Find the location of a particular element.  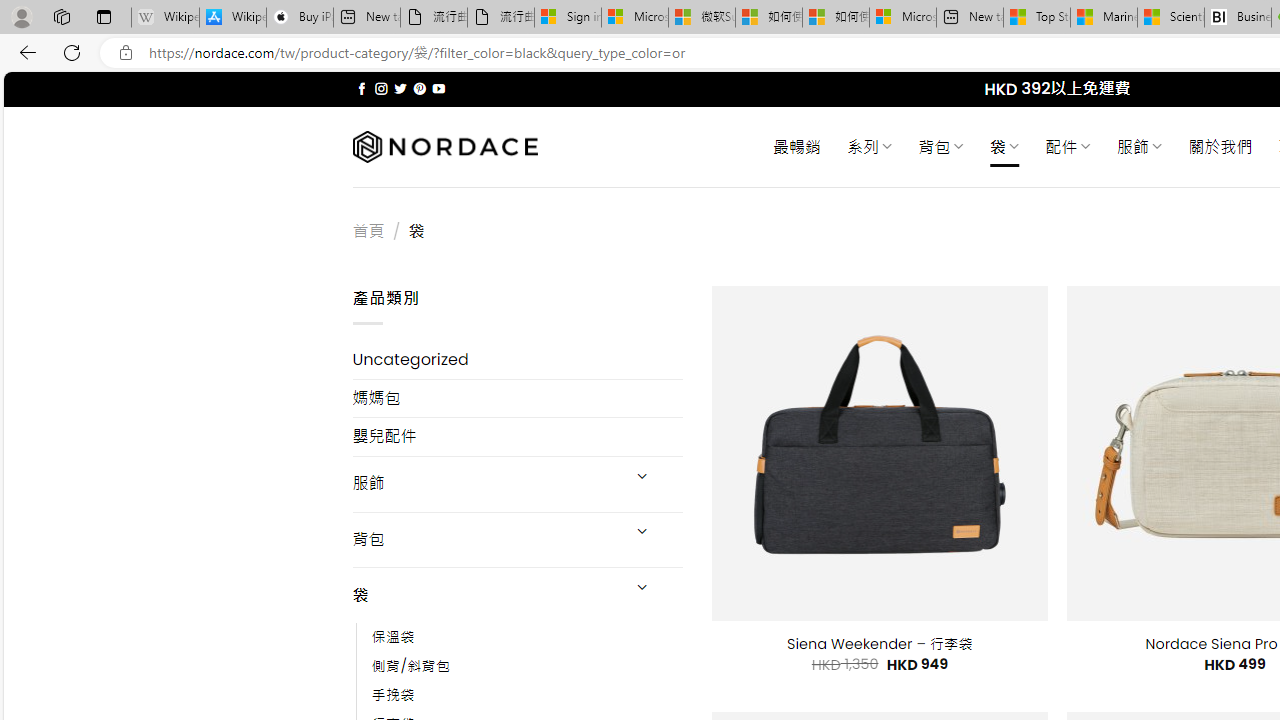

'Uncategorized' is located at coordinates (517, 360).